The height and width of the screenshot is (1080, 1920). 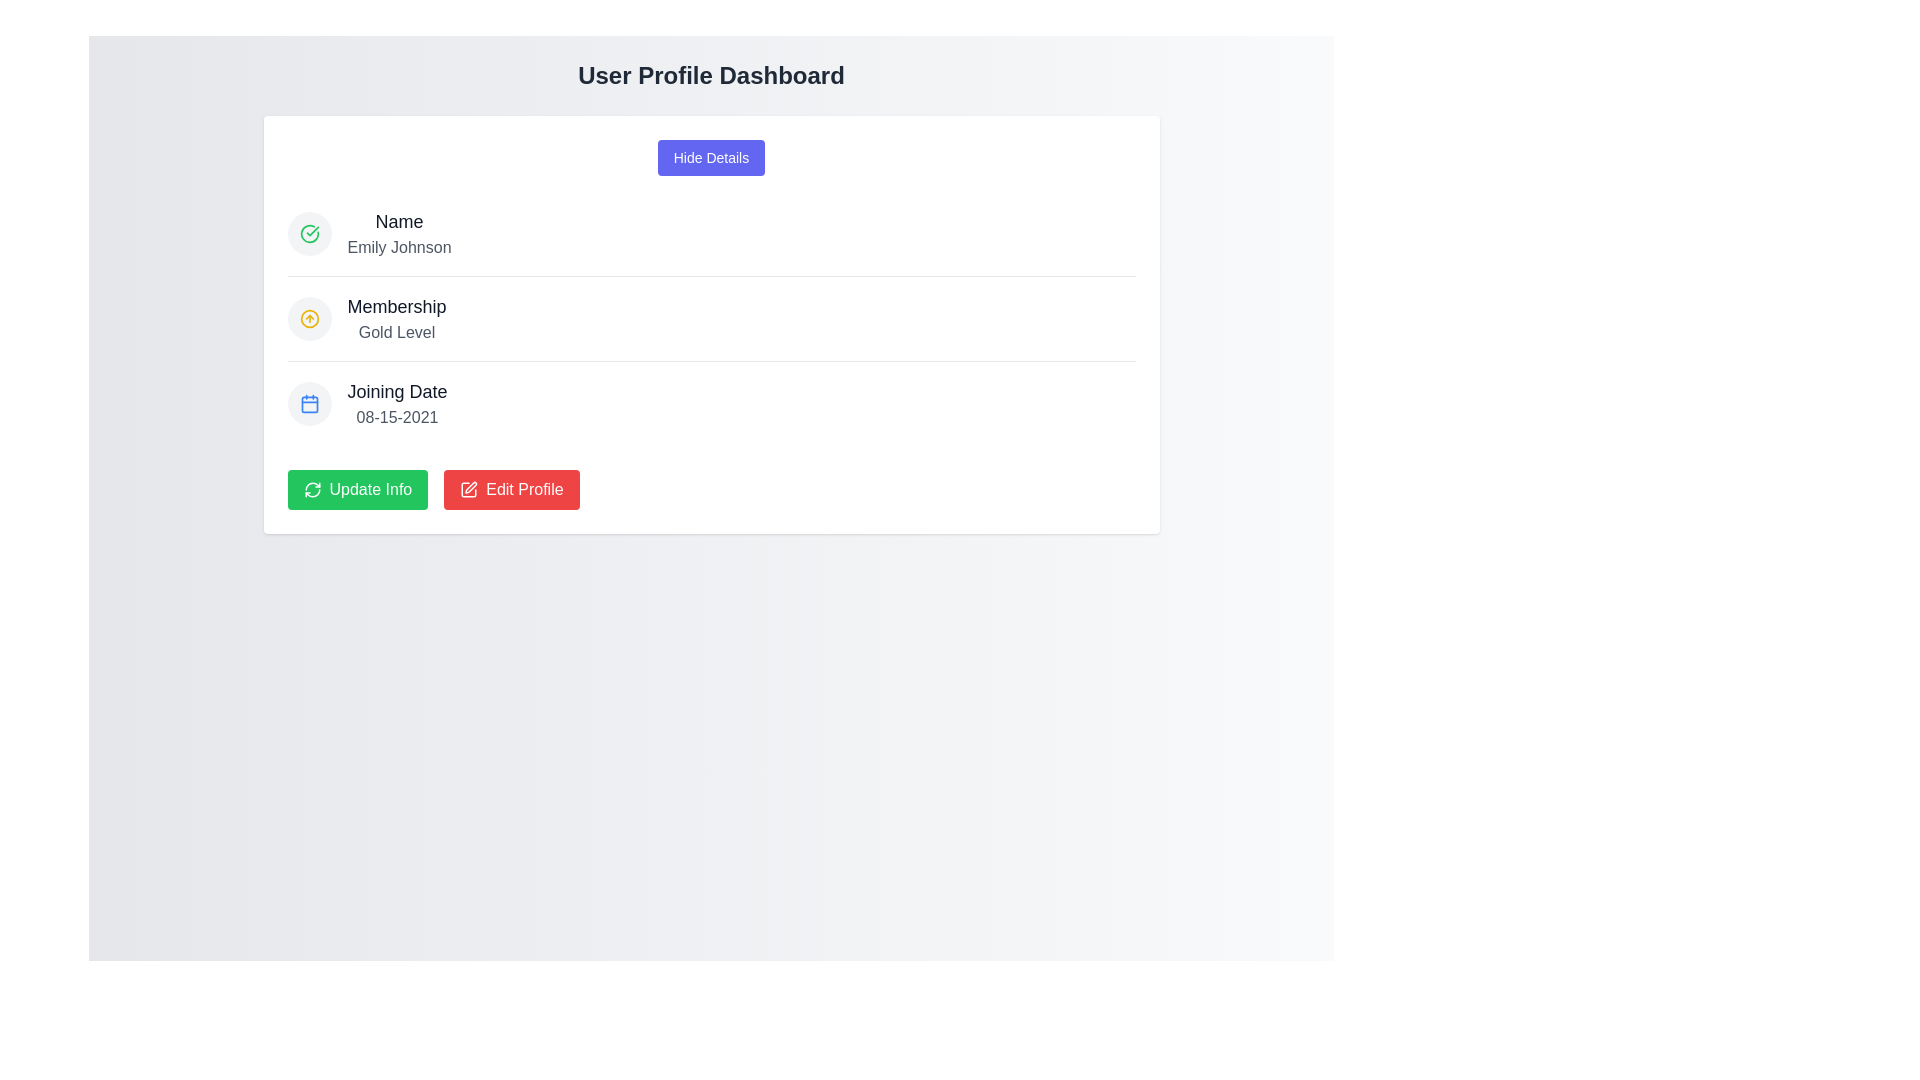 What do you see at coordinates (711, 157) in the screenshot?
I see `the purple button labeled 'Hide Details' located below the 'User Profile Dashboard' heading` at bounding box center [711, 157].